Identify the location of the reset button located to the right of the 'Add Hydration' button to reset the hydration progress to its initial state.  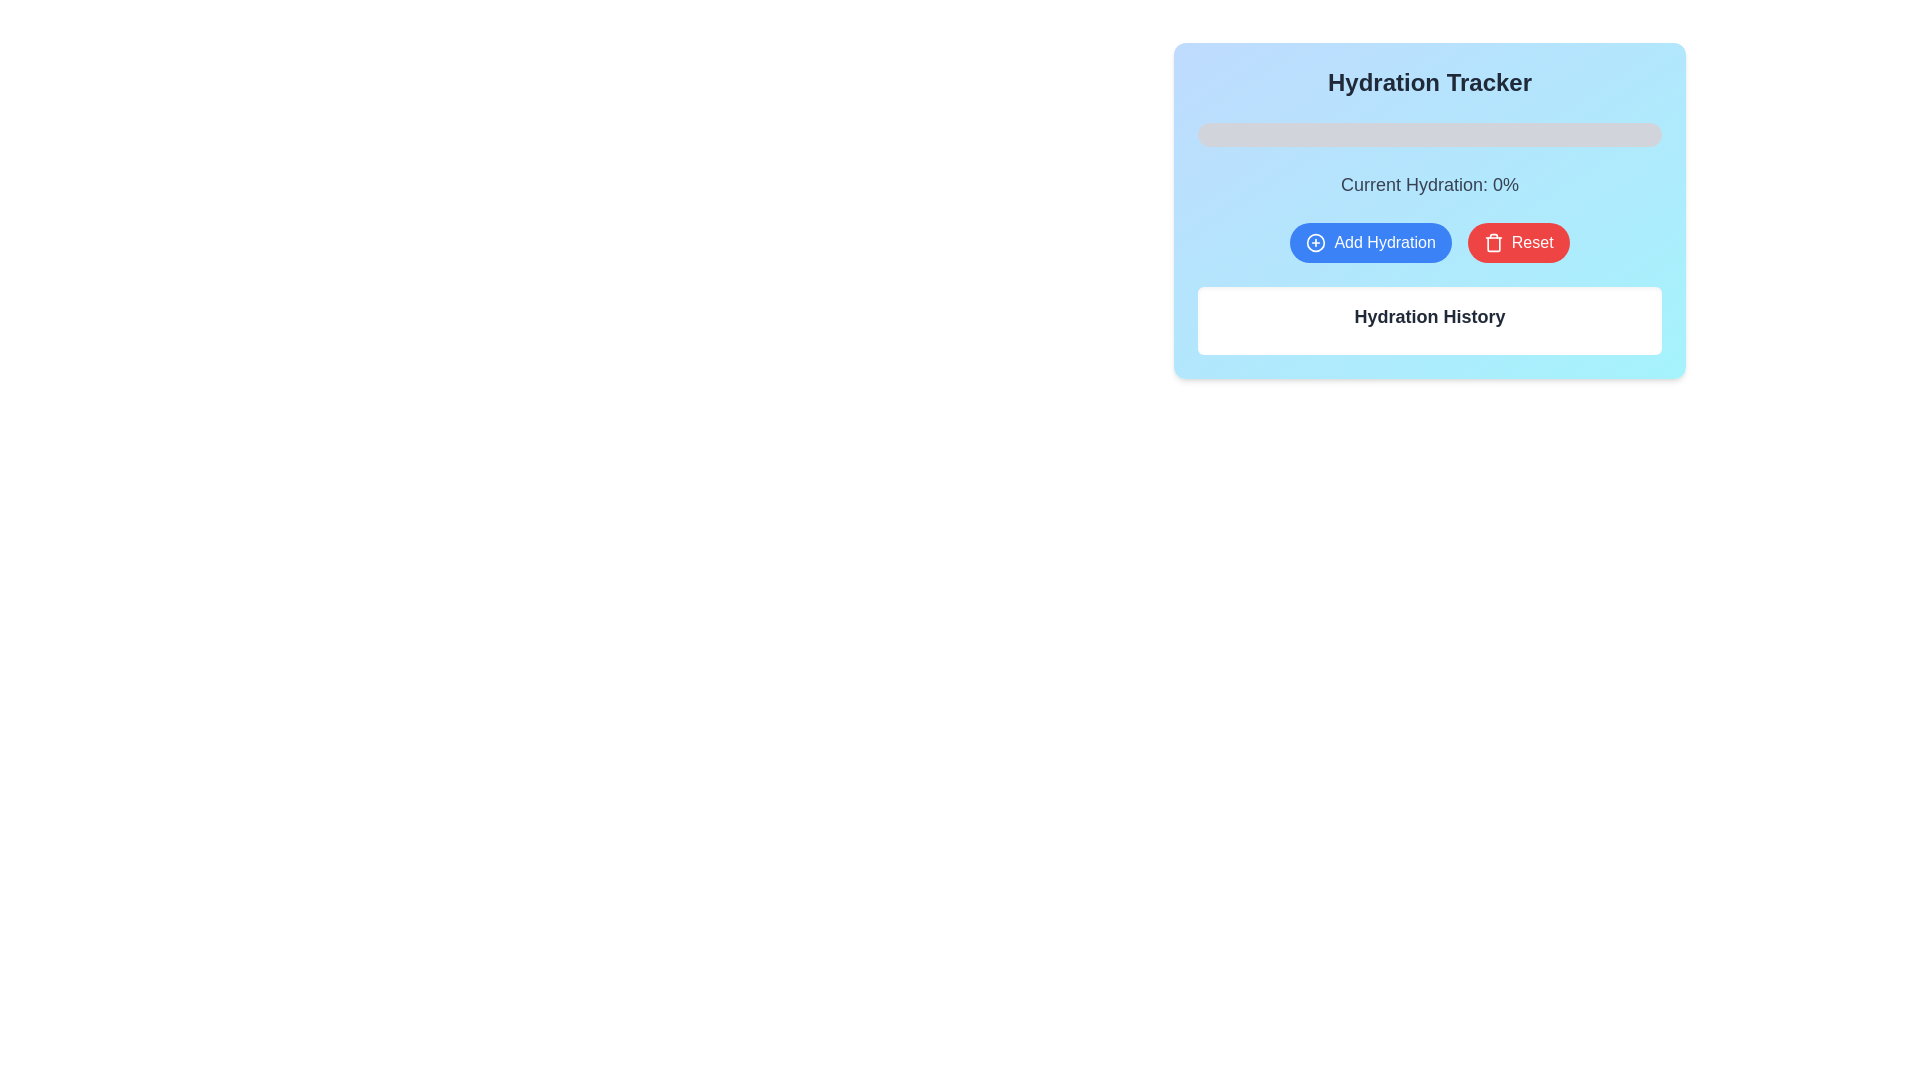
(1518, 242).